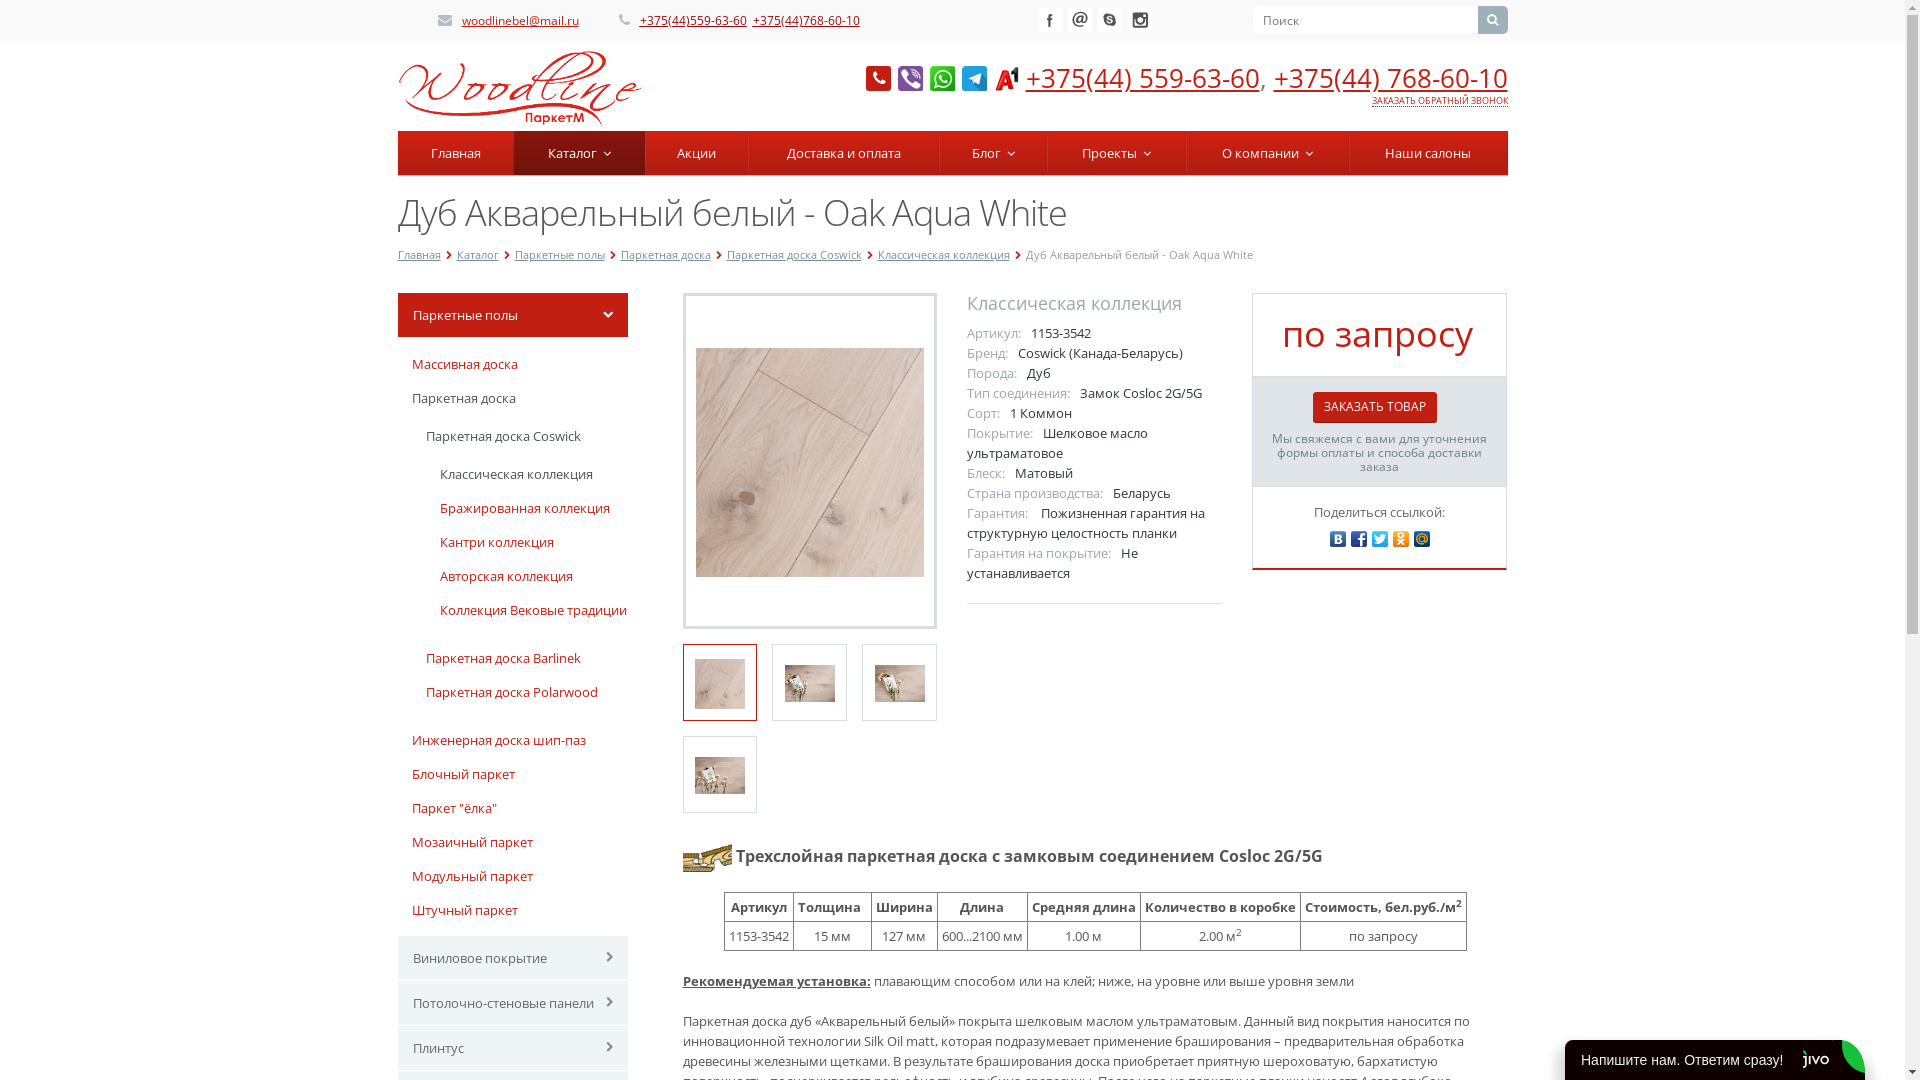 Image resolution: width=1920 pixels, height=1080 pixels. Describe the element at coordinates (1142, 76) in the screenshot. I see `'+375(44) 559-63-60'` at that location.